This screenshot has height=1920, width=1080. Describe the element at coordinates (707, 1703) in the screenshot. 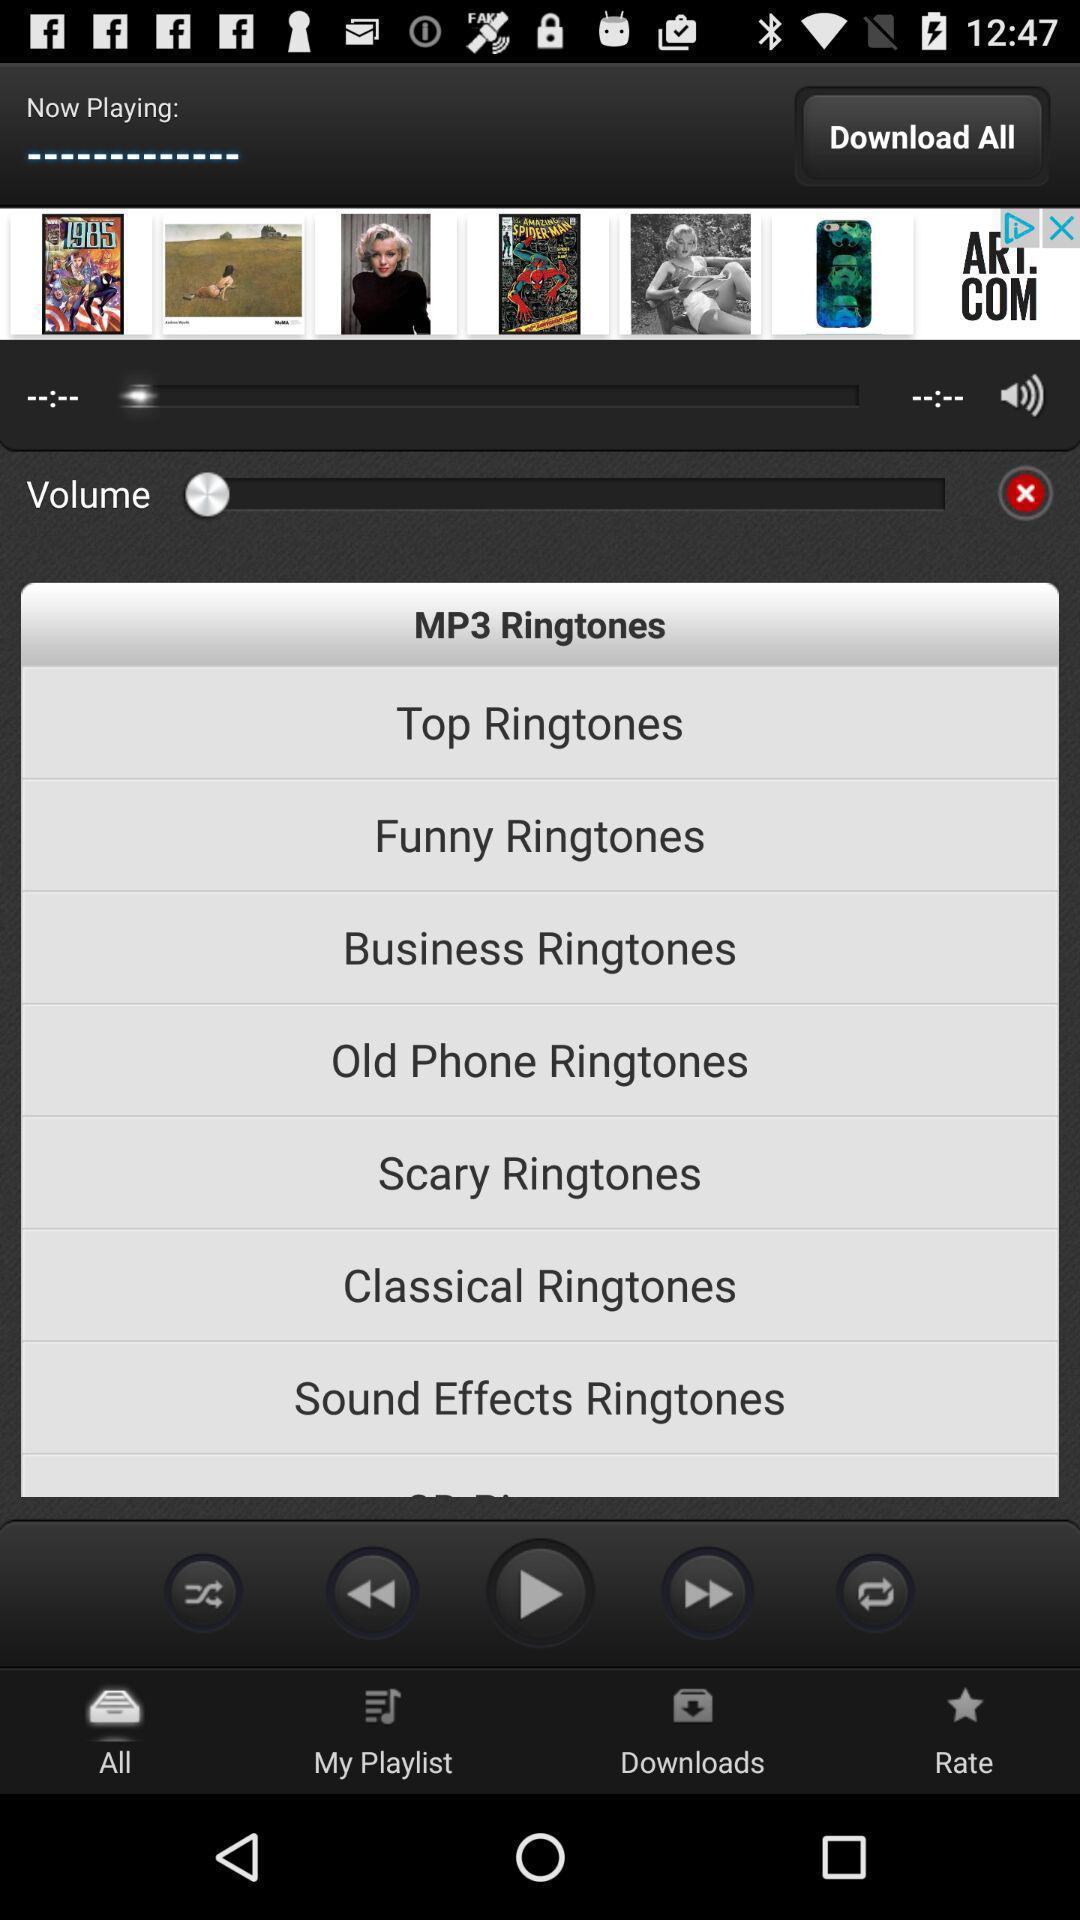

I see `the av_forward icon` at that location.